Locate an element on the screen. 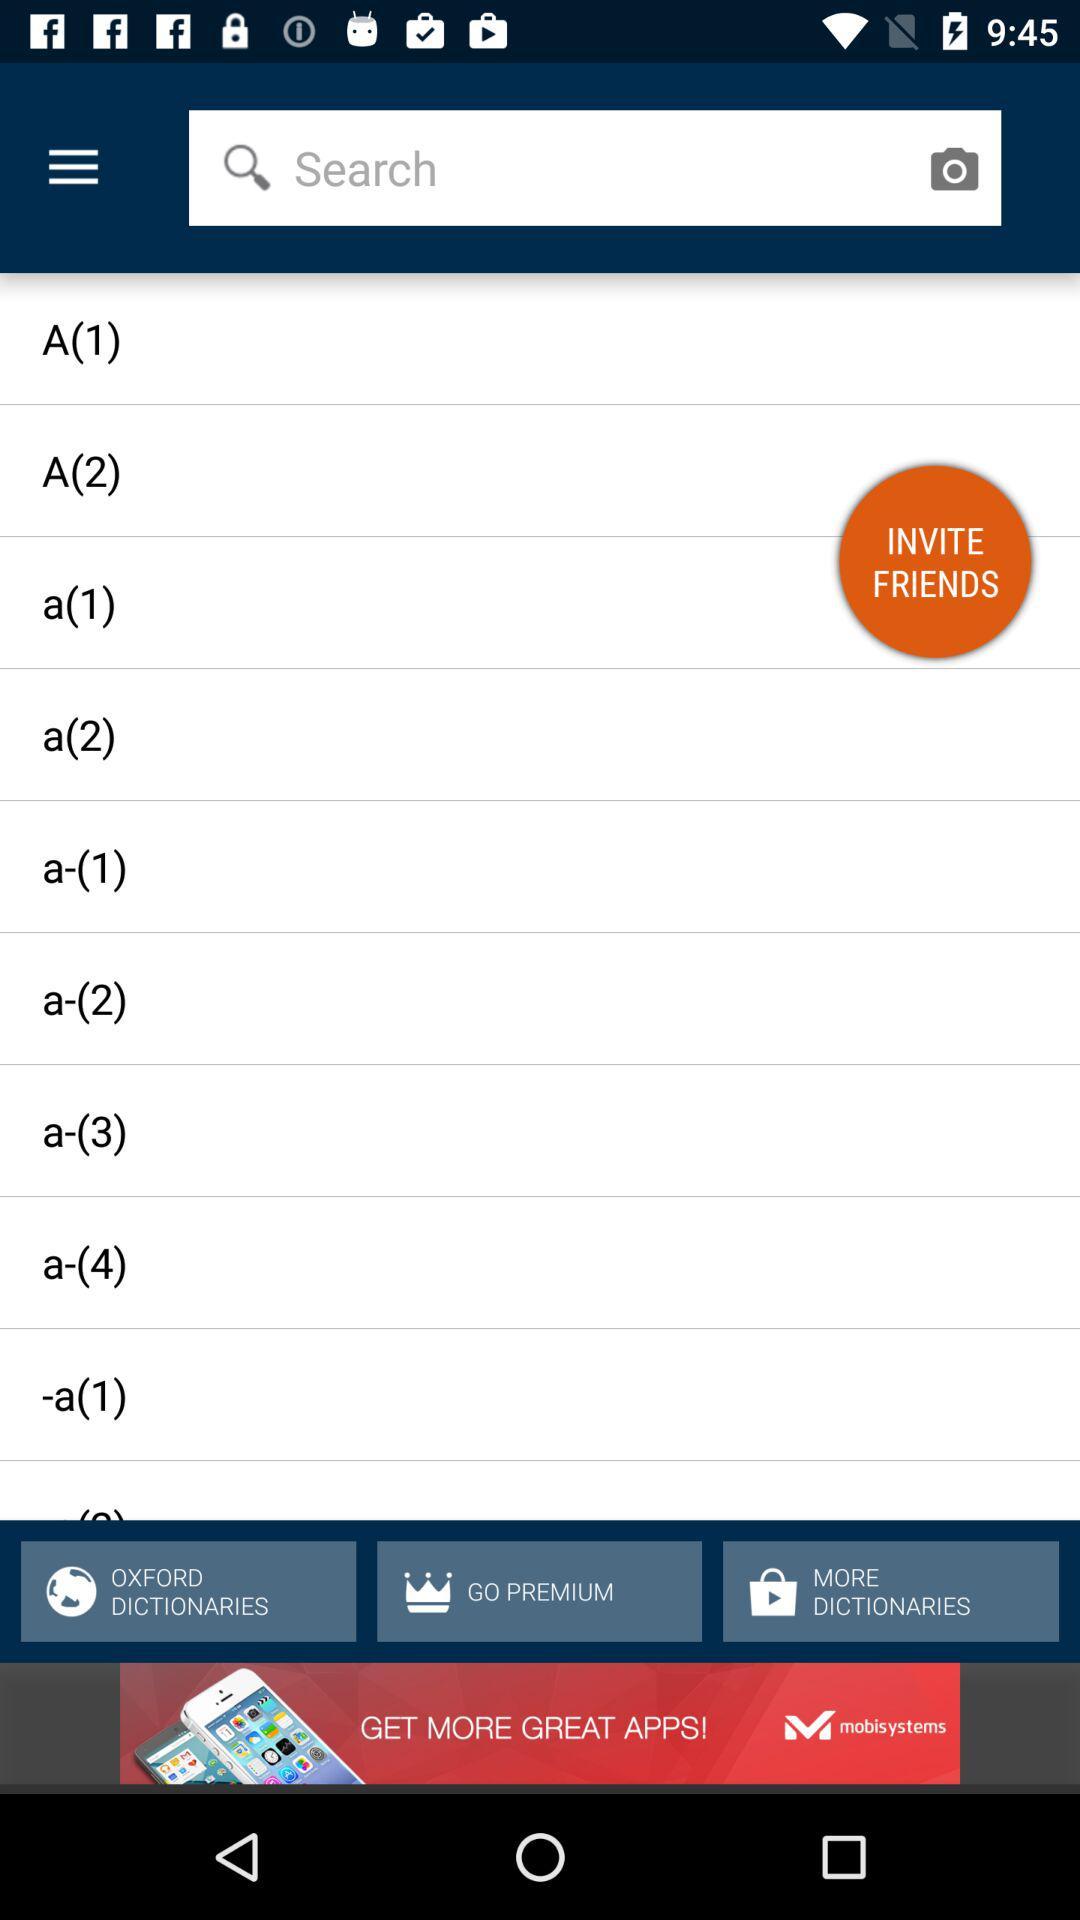  the icon above a-(4) item is located at coordinates (520, 1130).